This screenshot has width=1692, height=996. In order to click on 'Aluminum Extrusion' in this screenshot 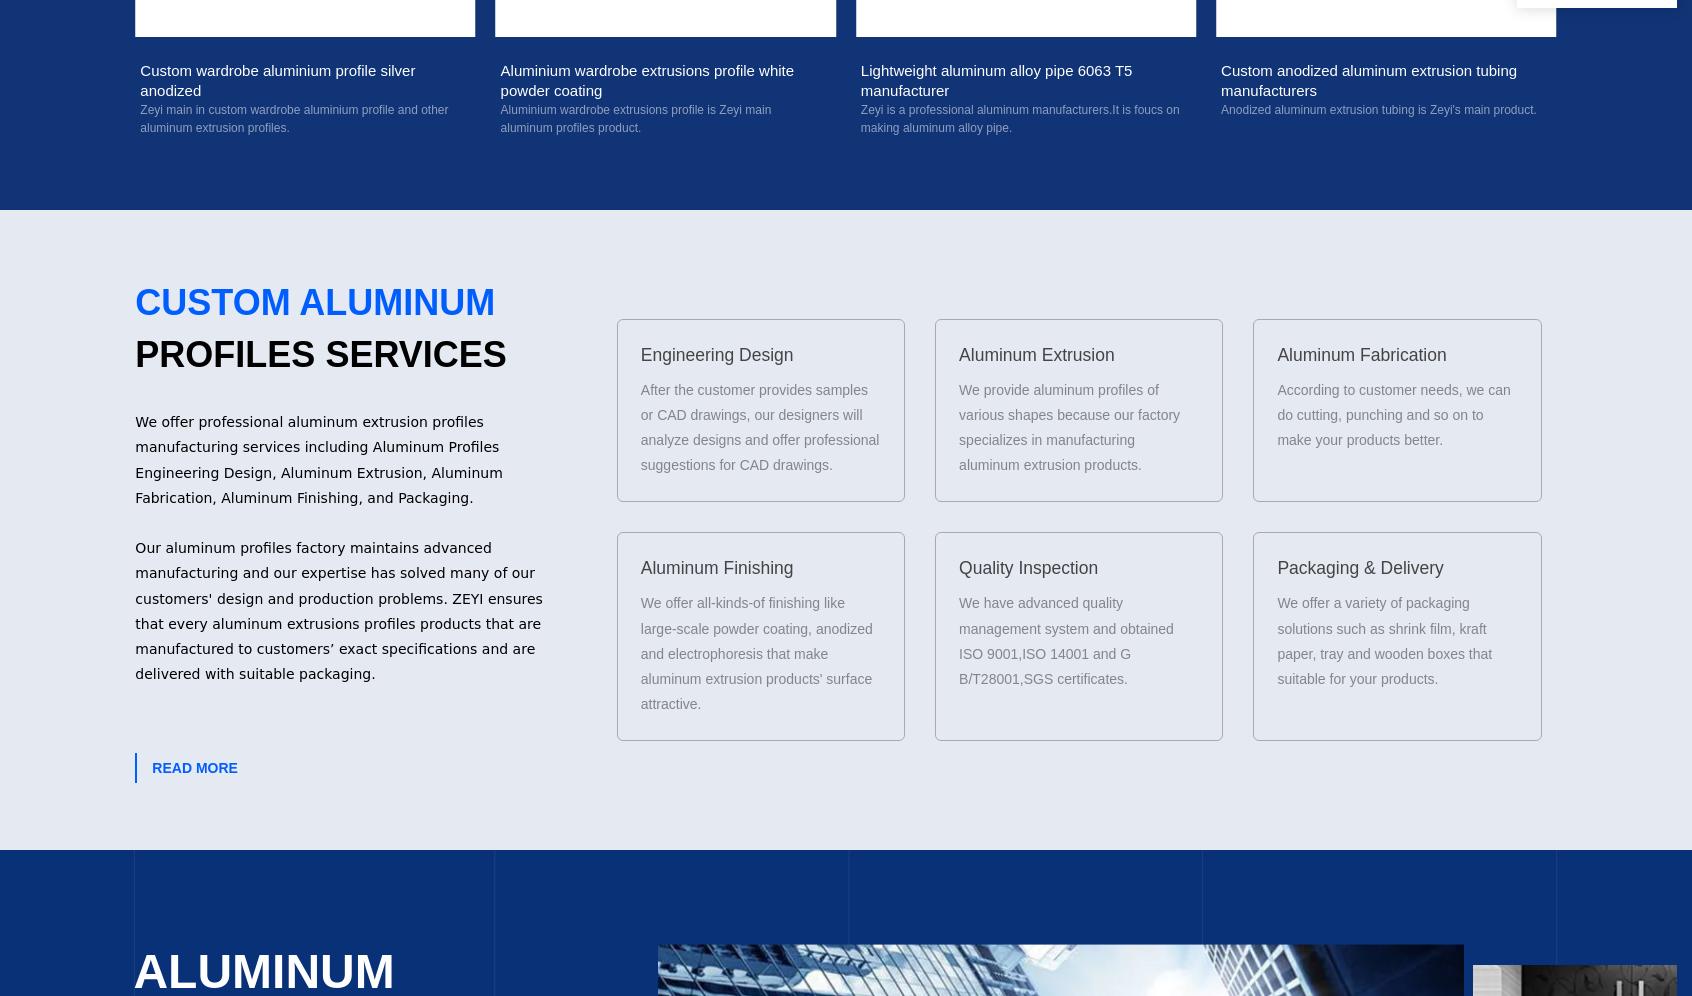, I will do `click(1035, 353)`.